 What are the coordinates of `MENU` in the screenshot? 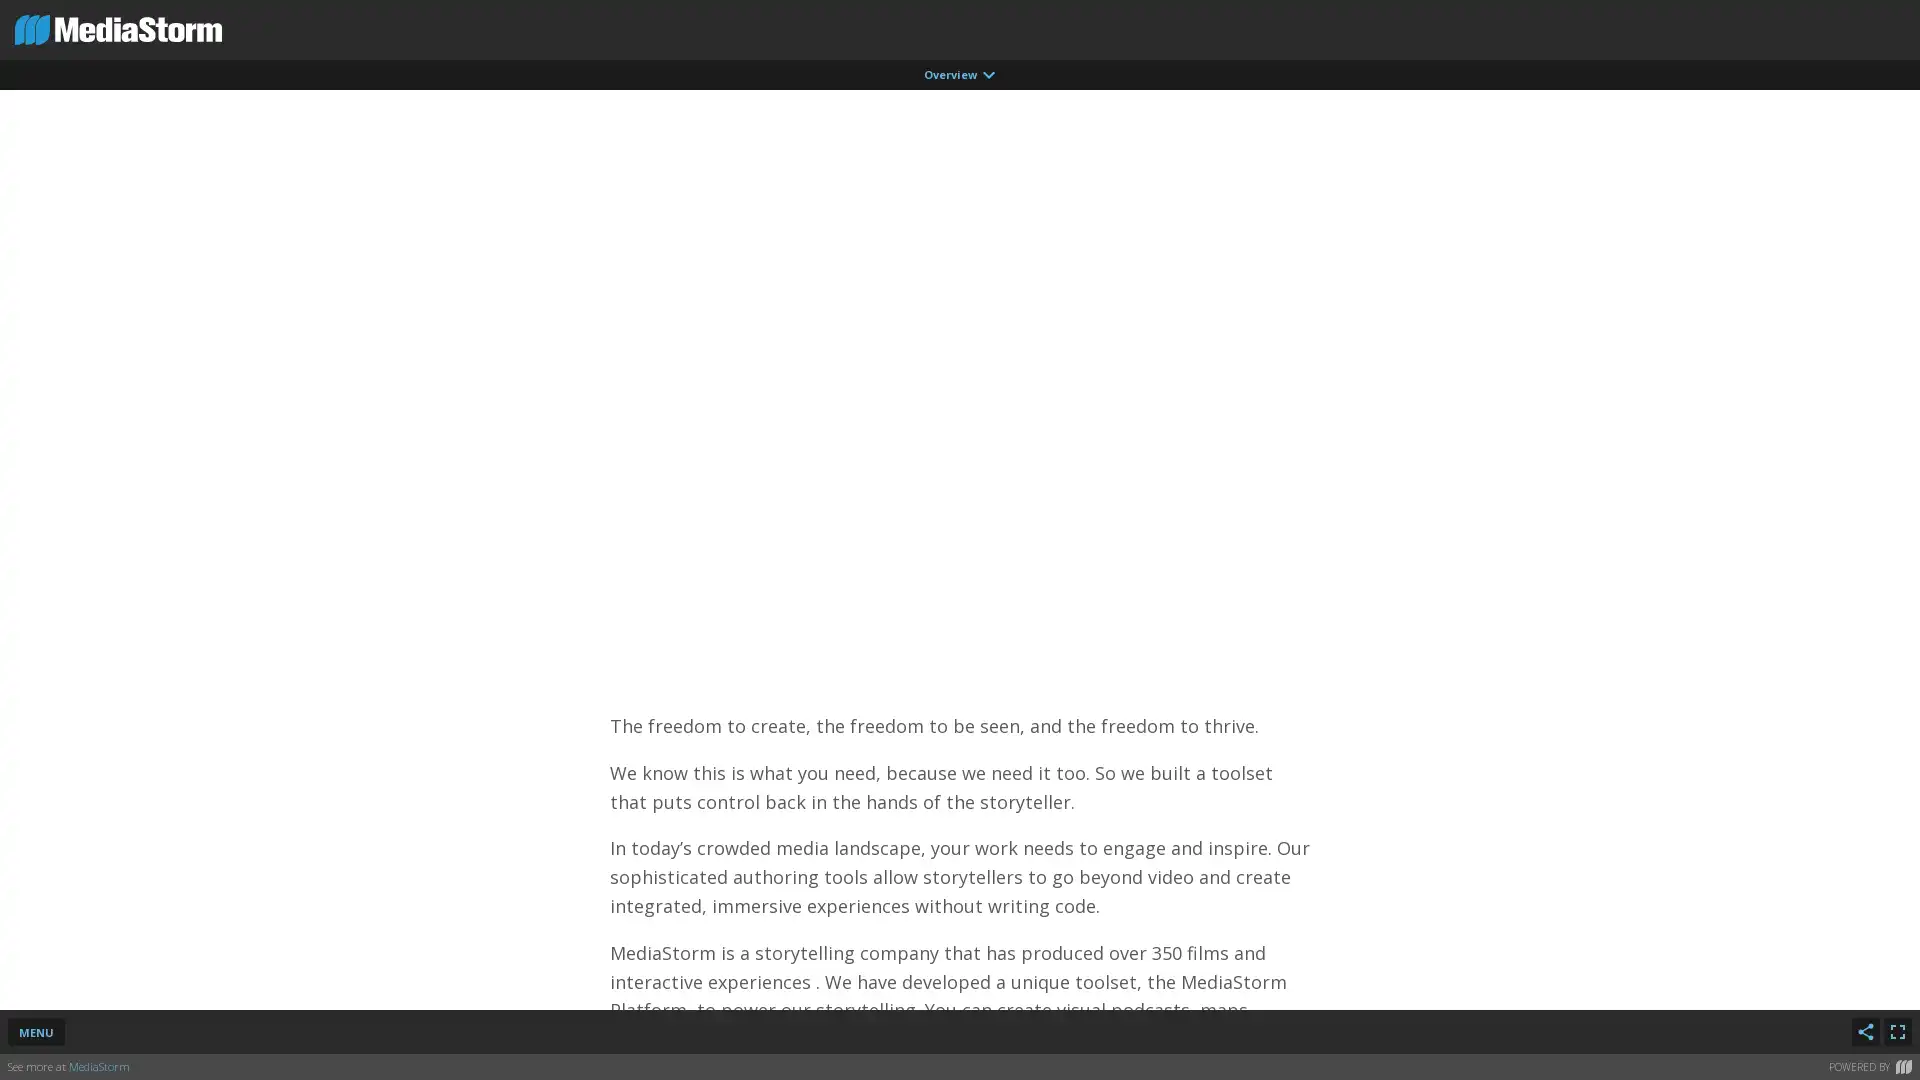 It's located at (36, 1032).